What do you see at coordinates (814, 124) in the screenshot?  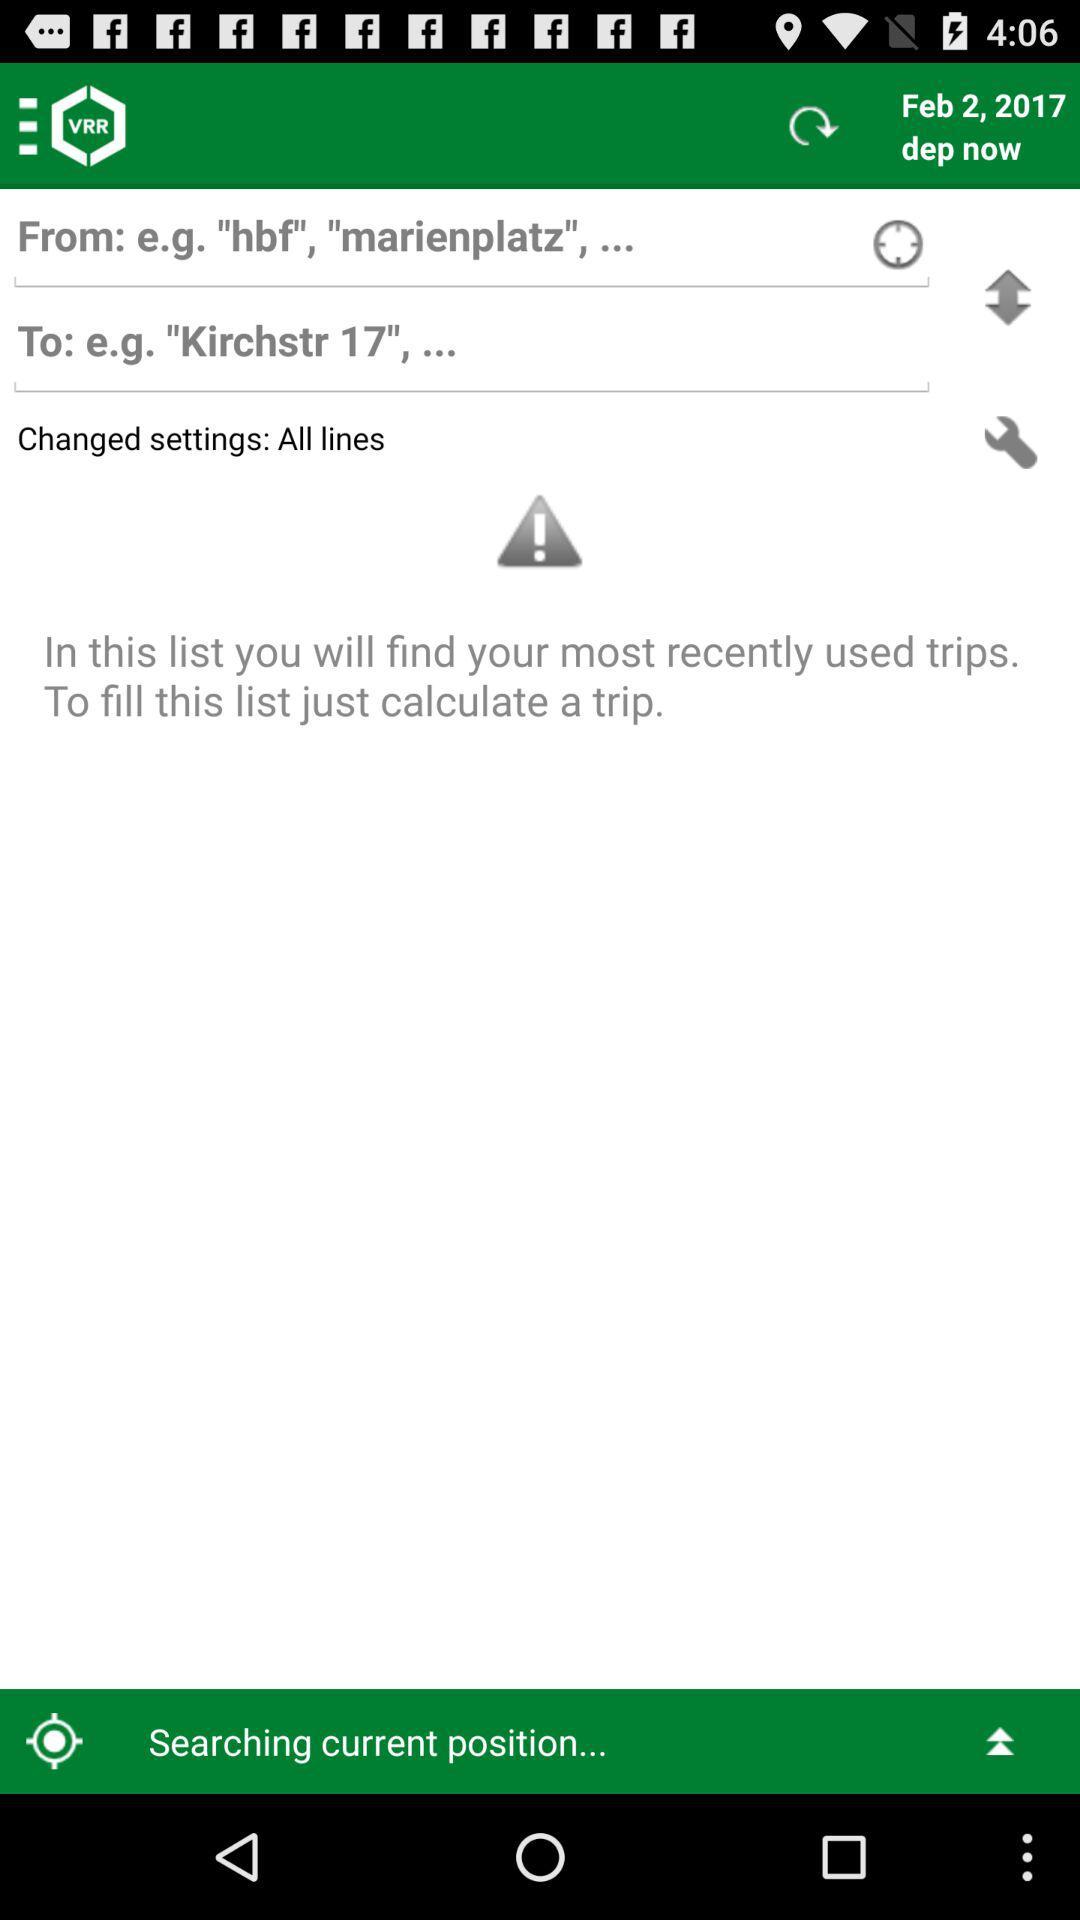 I see `the item next to the feb 2, 2017 icon` at bounding box center [814, 124].